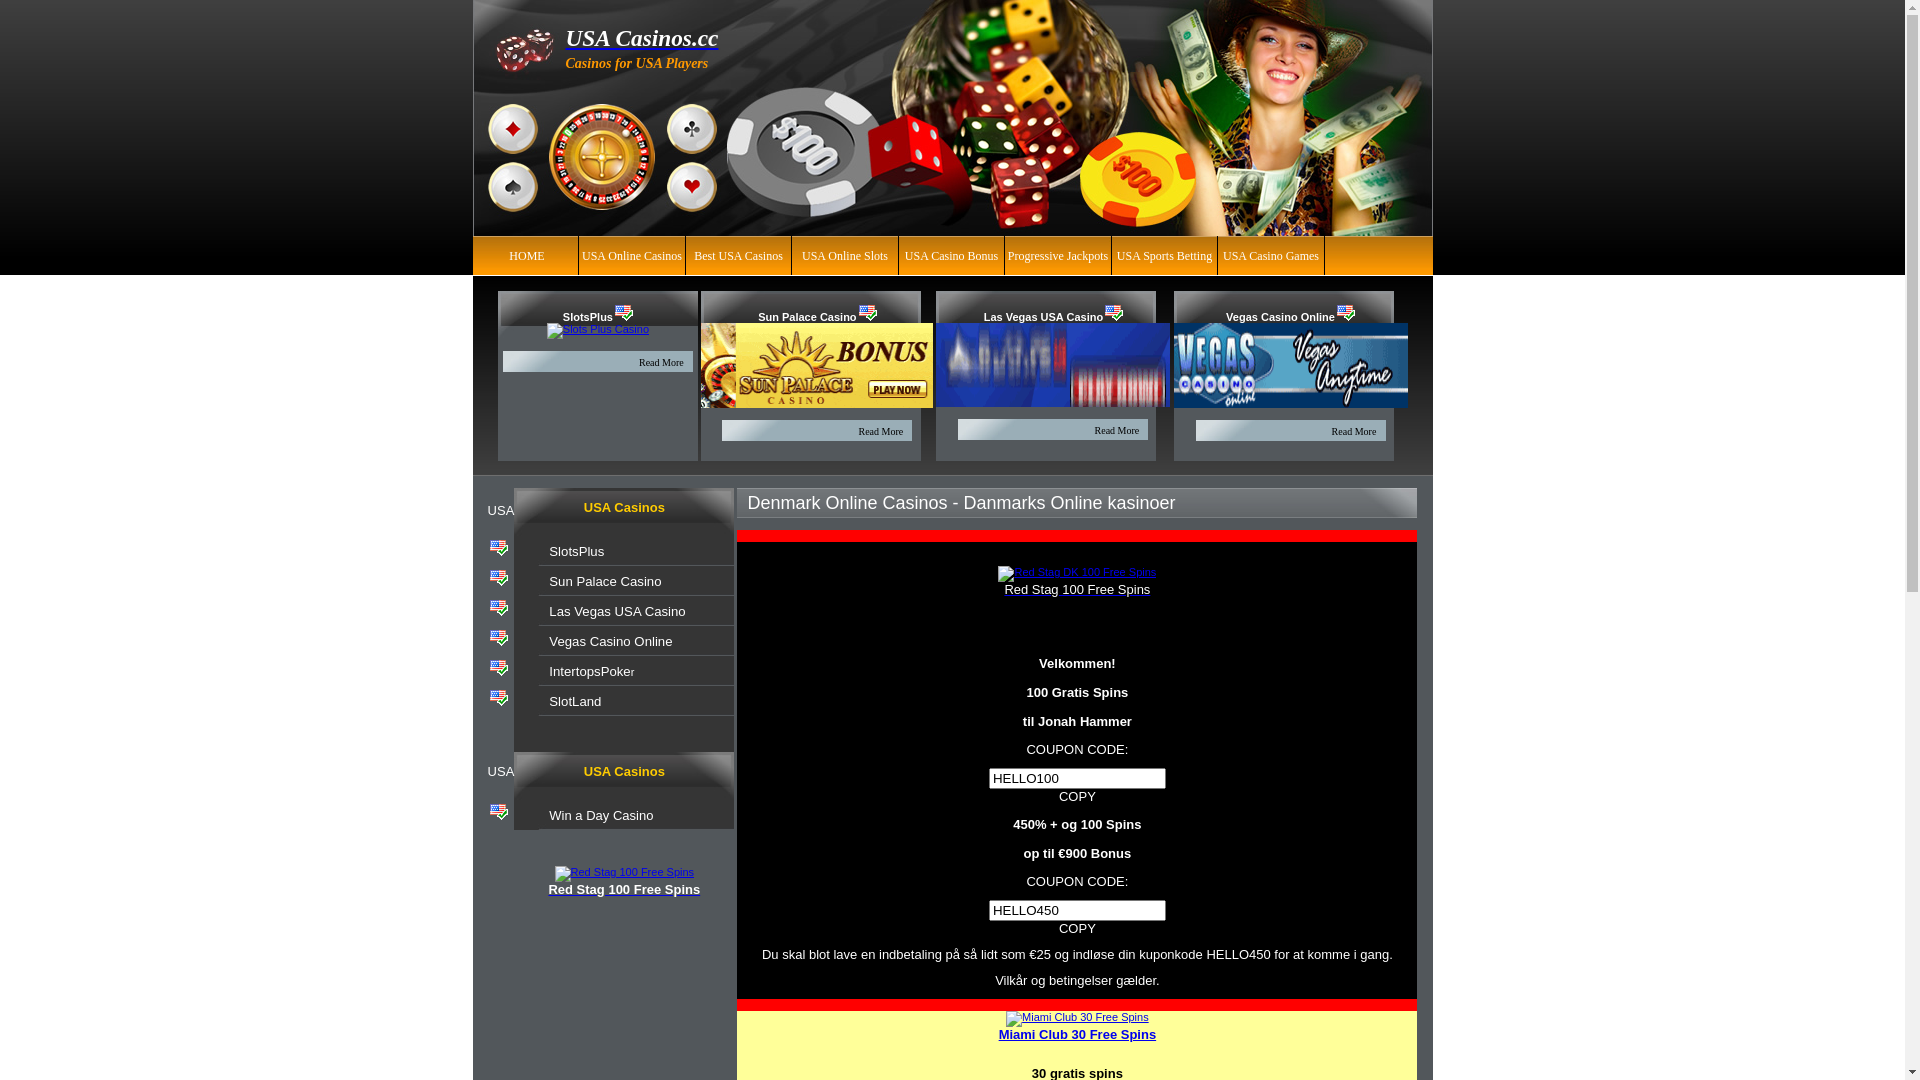 The image size is (1920, 1080). What do you see at coordinates (548, 582) in the screenshot?
I see `'Sun Palace Casino'` at bounding box center [548, 582].